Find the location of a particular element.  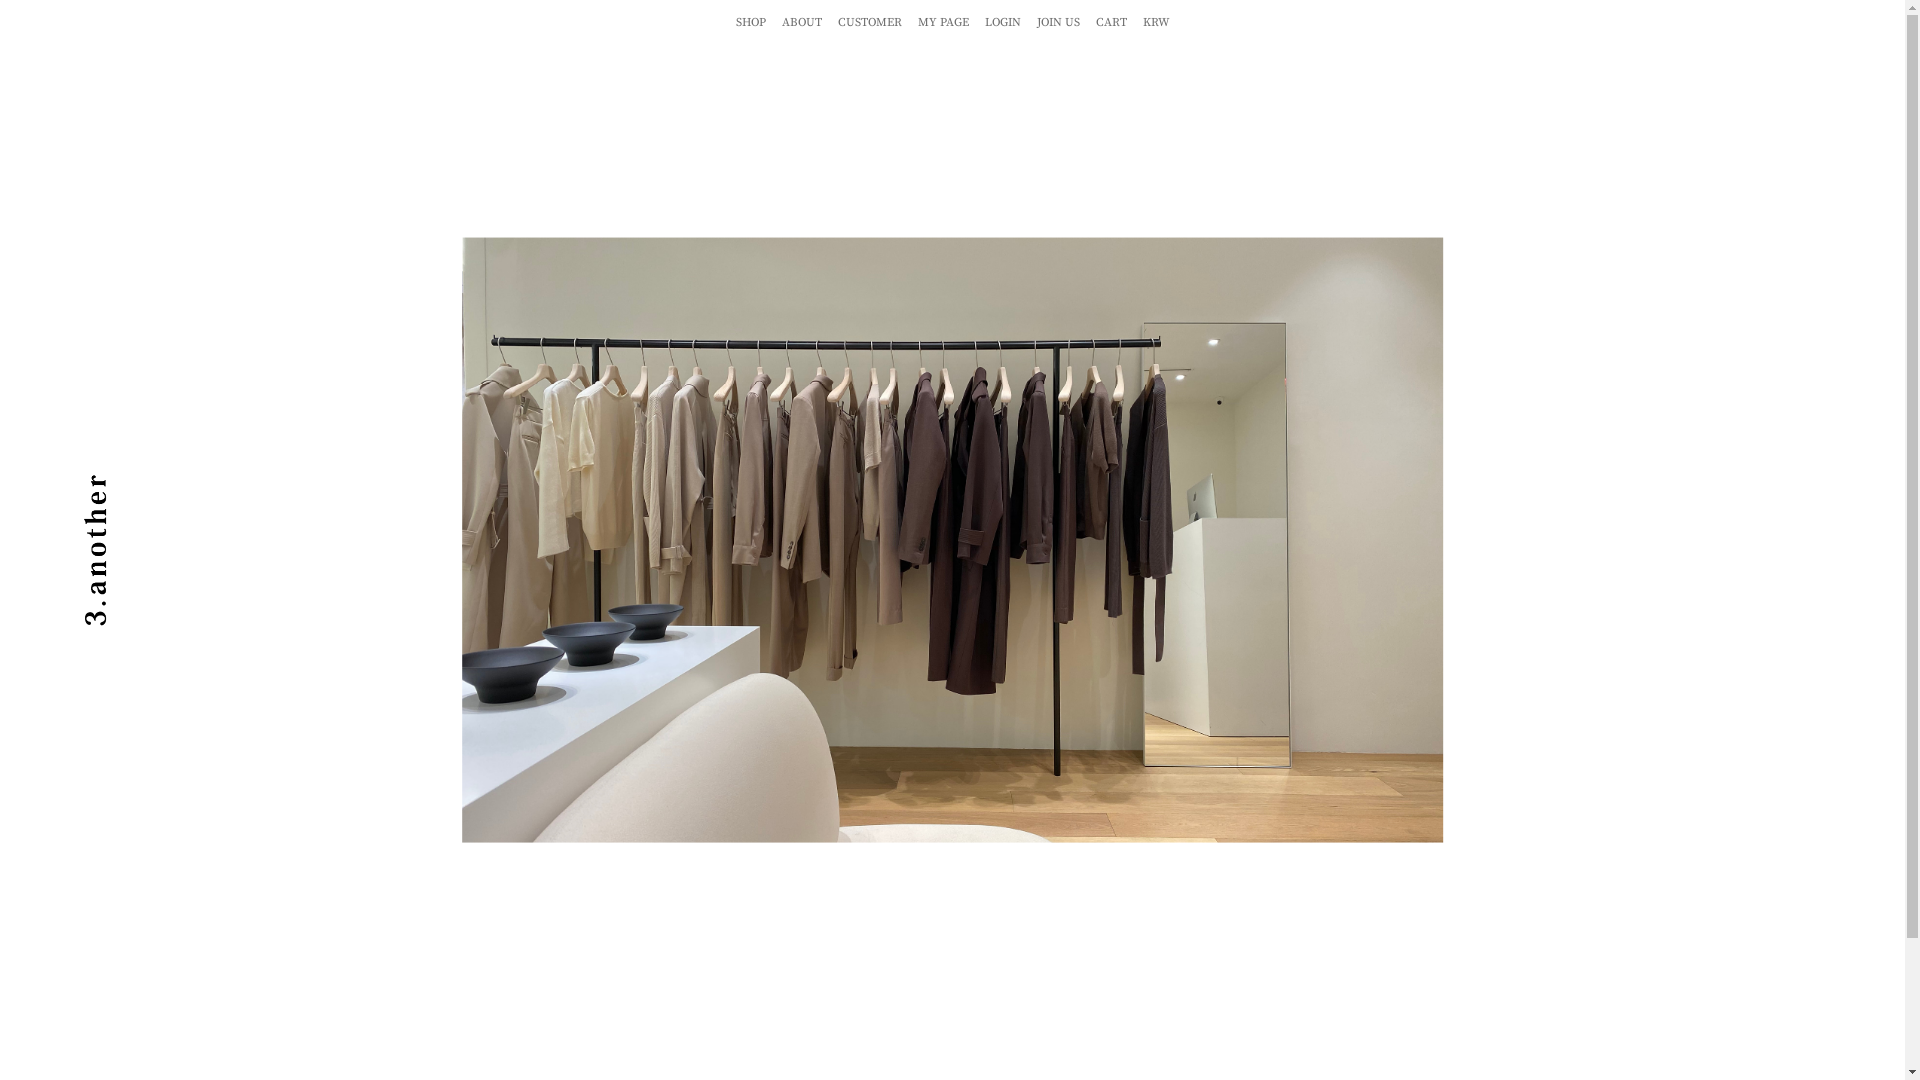

'SHOP' is located at coordinates (749, 22).